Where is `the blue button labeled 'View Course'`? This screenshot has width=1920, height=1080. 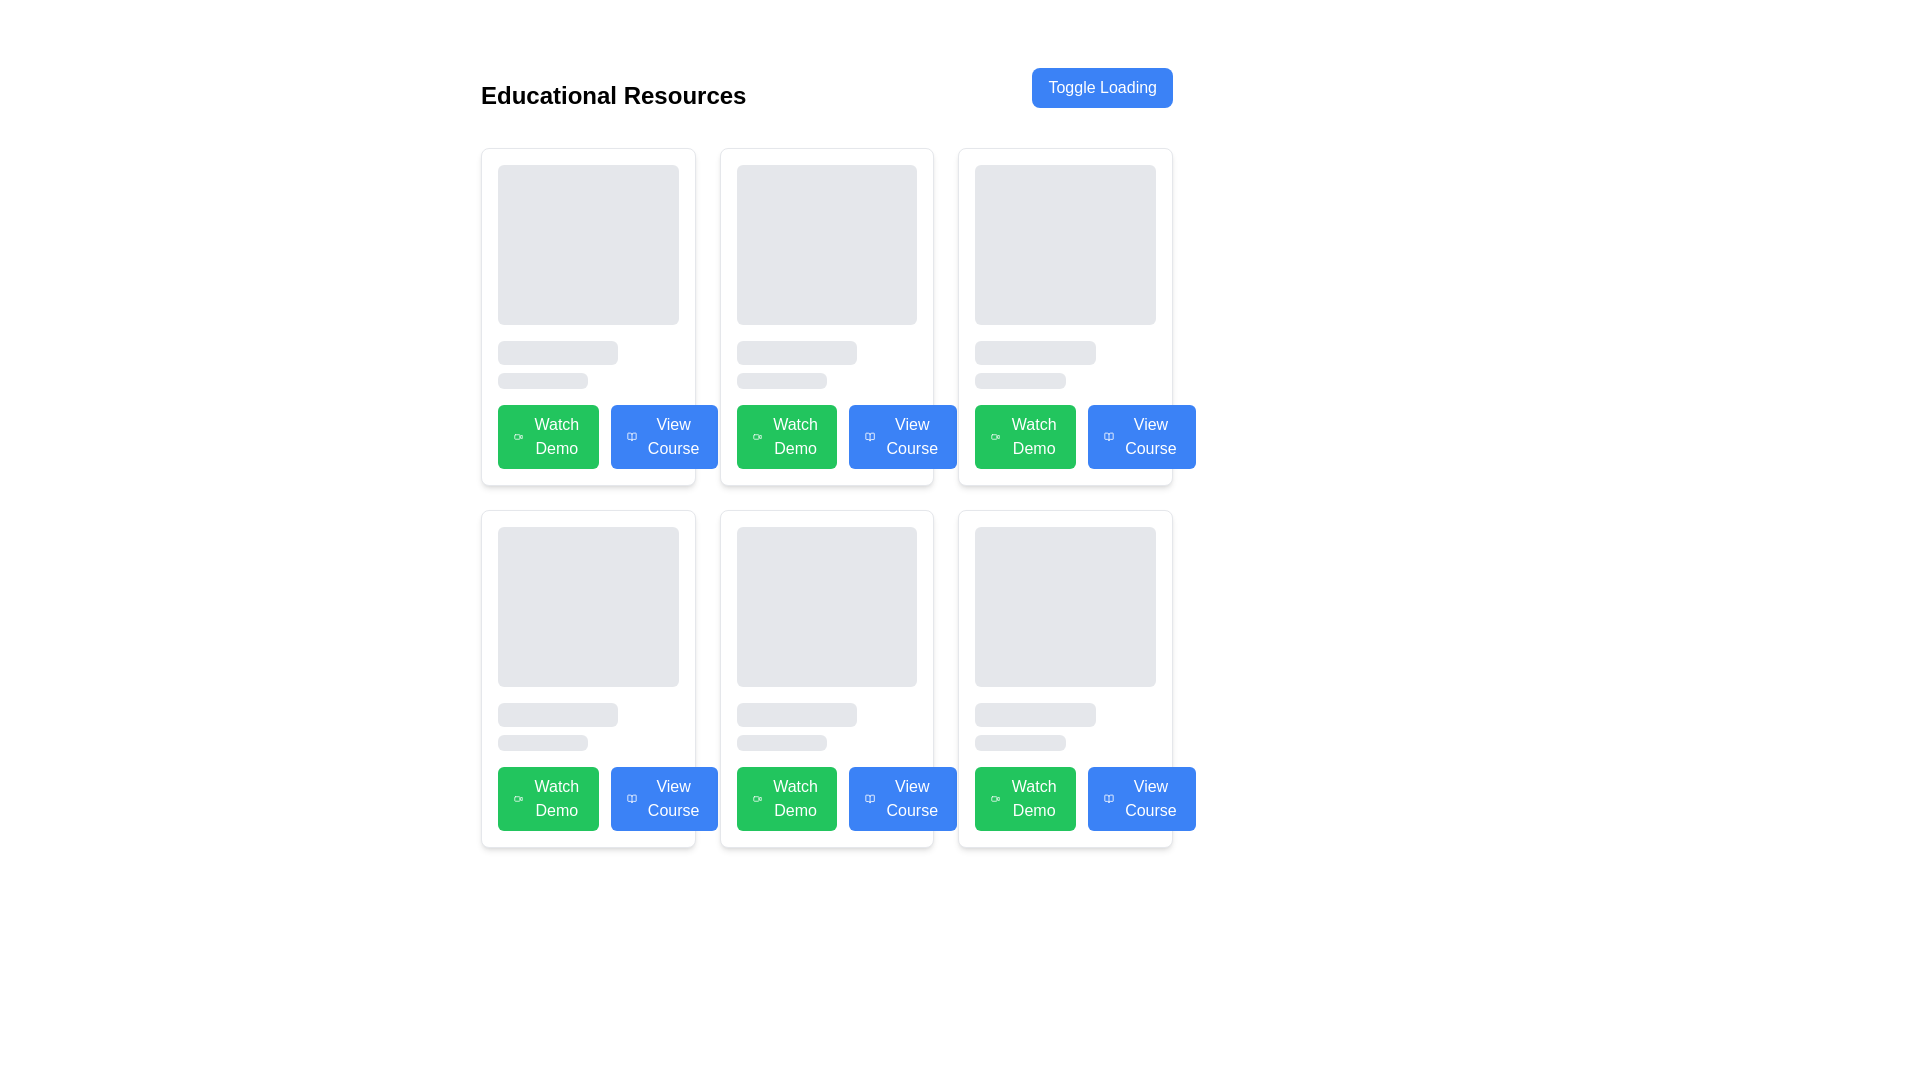
the blue button labeled 'View Course' is located at coordinates (870, 797).